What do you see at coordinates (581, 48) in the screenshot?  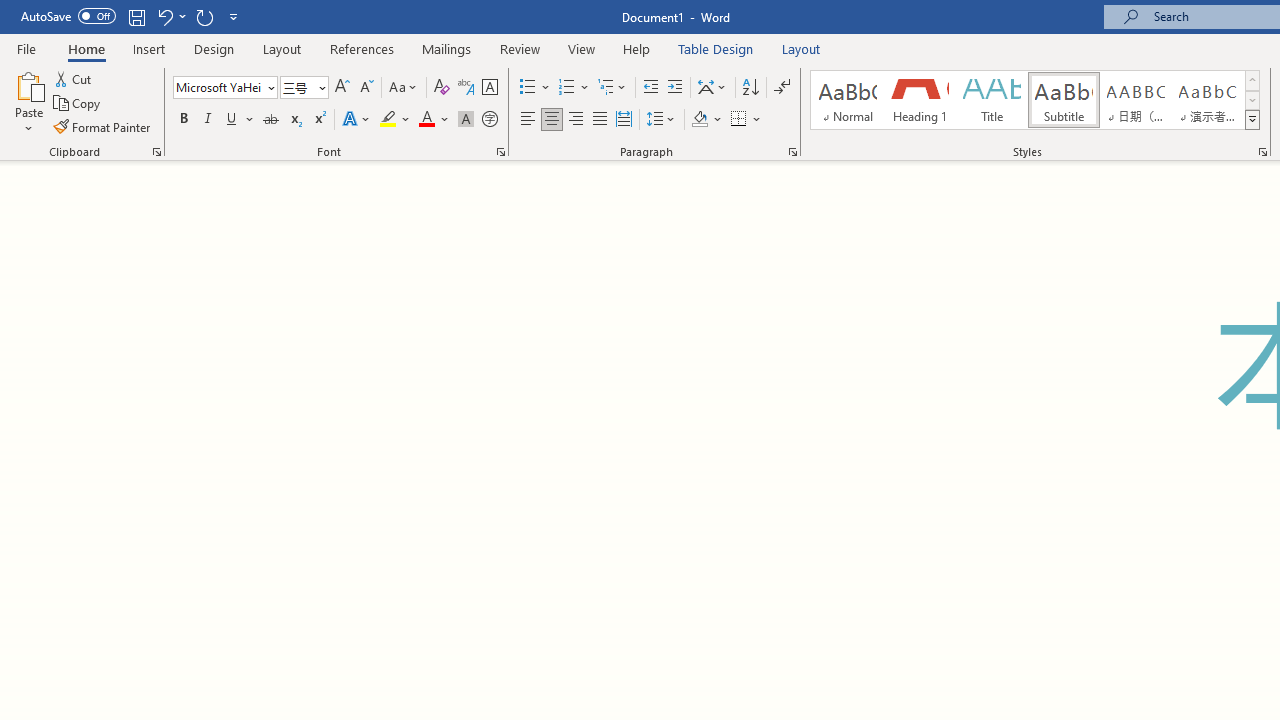 I see `'View'` at bounding box center [581, 48].